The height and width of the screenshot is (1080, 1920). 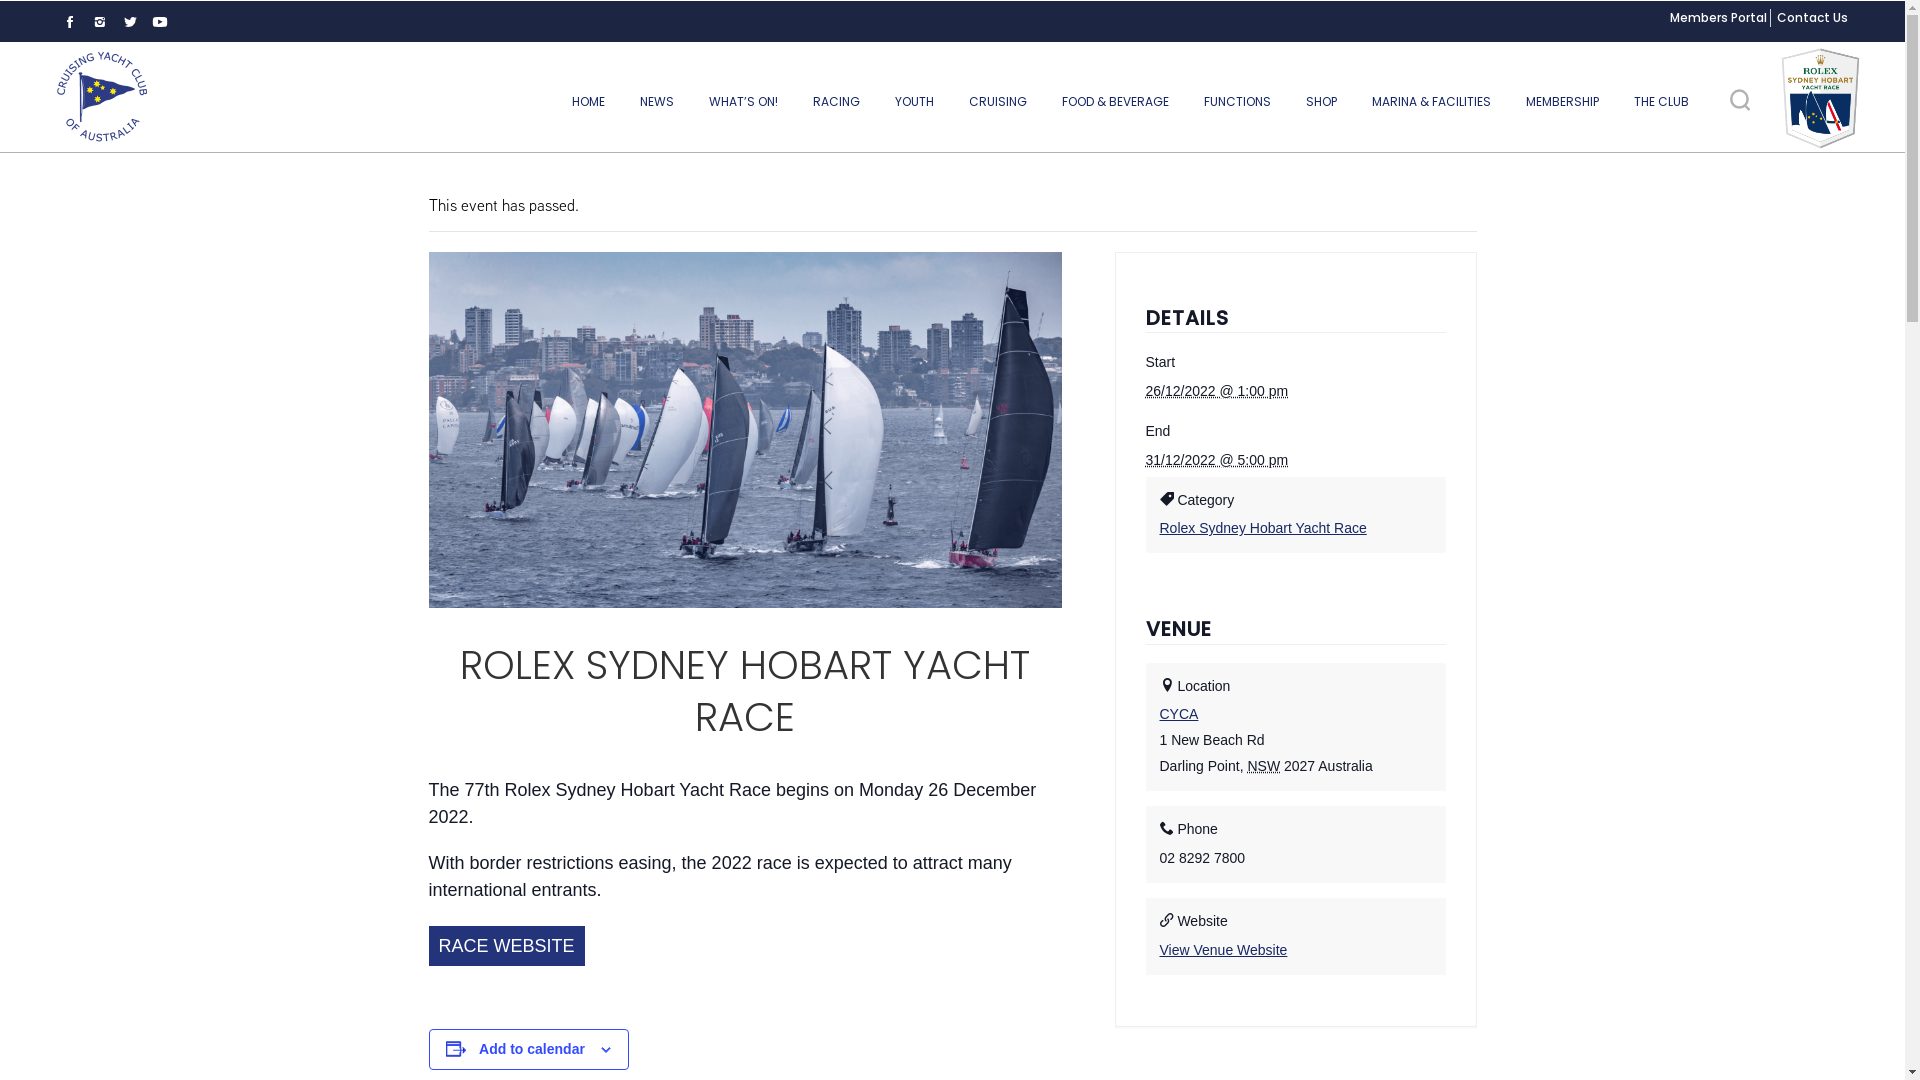 I want to click on 'HOME', so click(x=587, y=101).